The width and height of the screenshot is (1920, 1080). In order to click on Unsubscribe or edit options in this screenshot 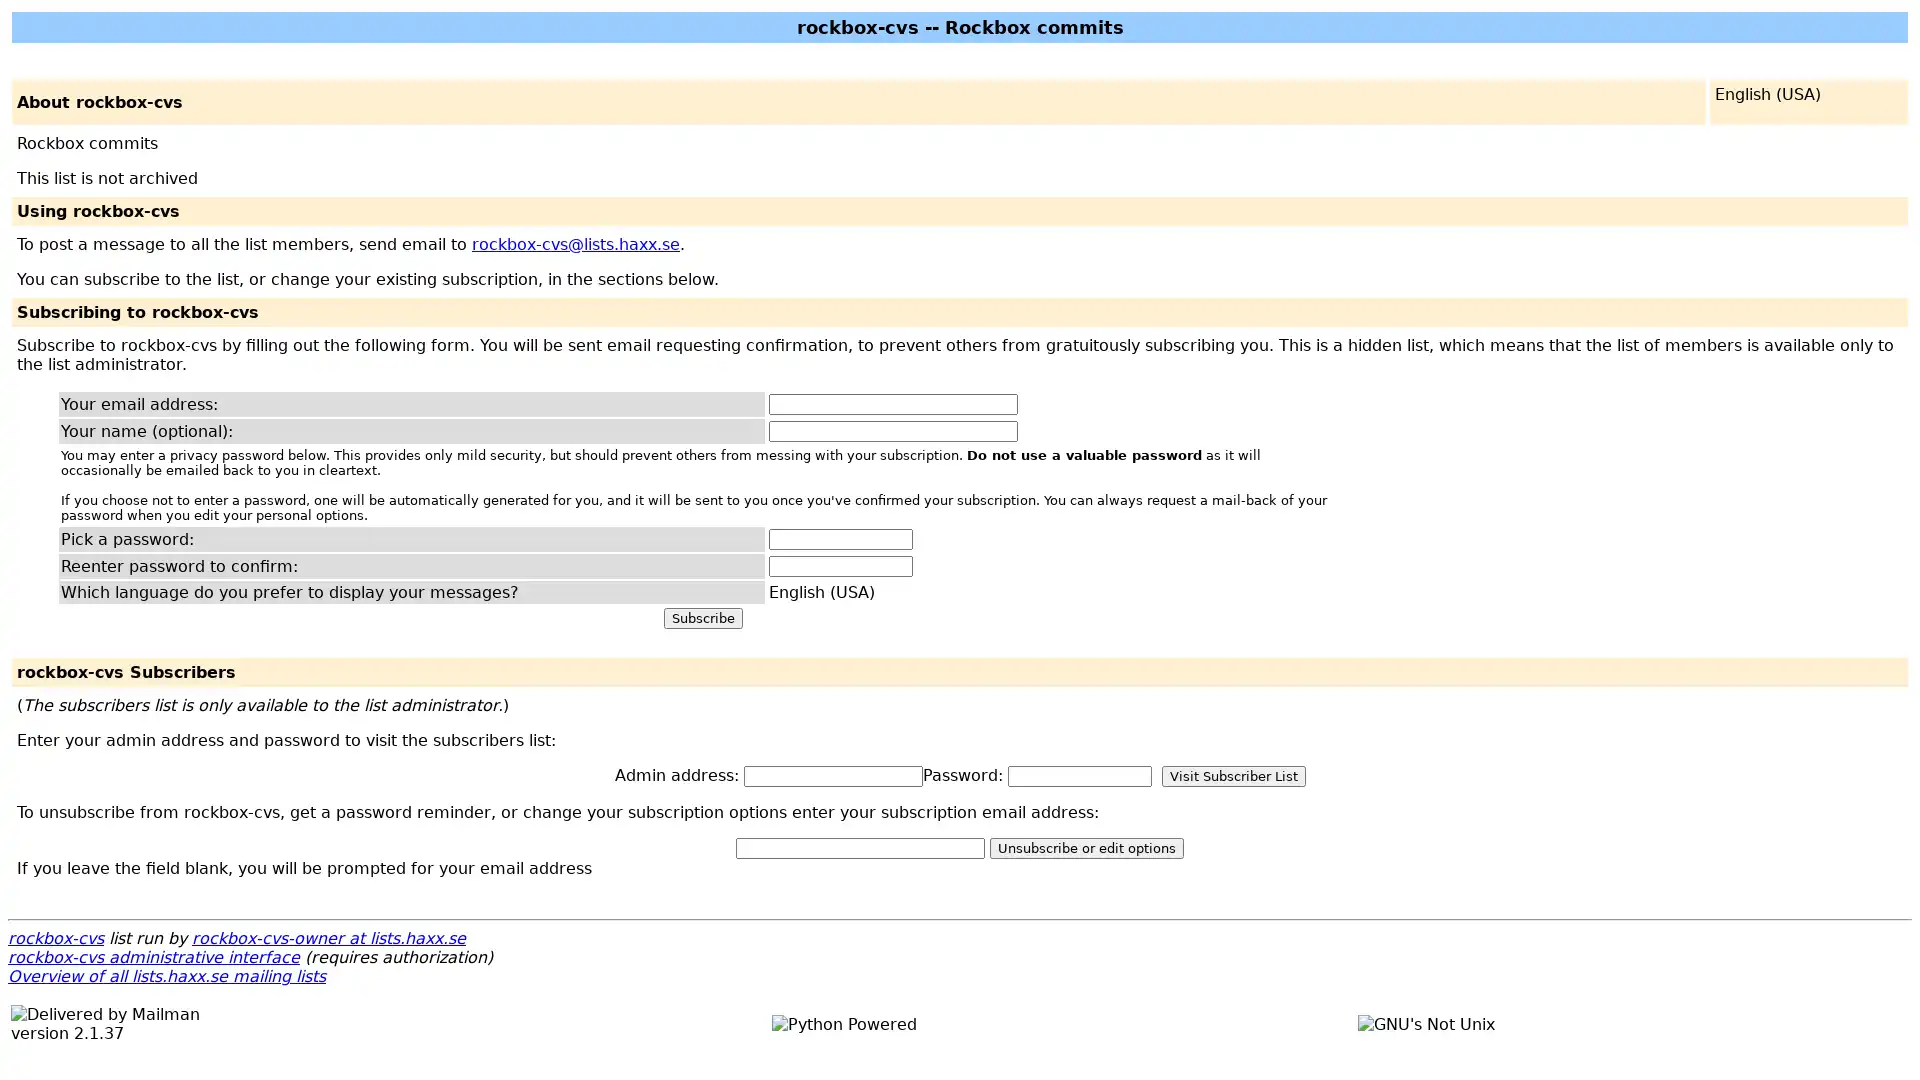, I will do `click(1085, 848)`.